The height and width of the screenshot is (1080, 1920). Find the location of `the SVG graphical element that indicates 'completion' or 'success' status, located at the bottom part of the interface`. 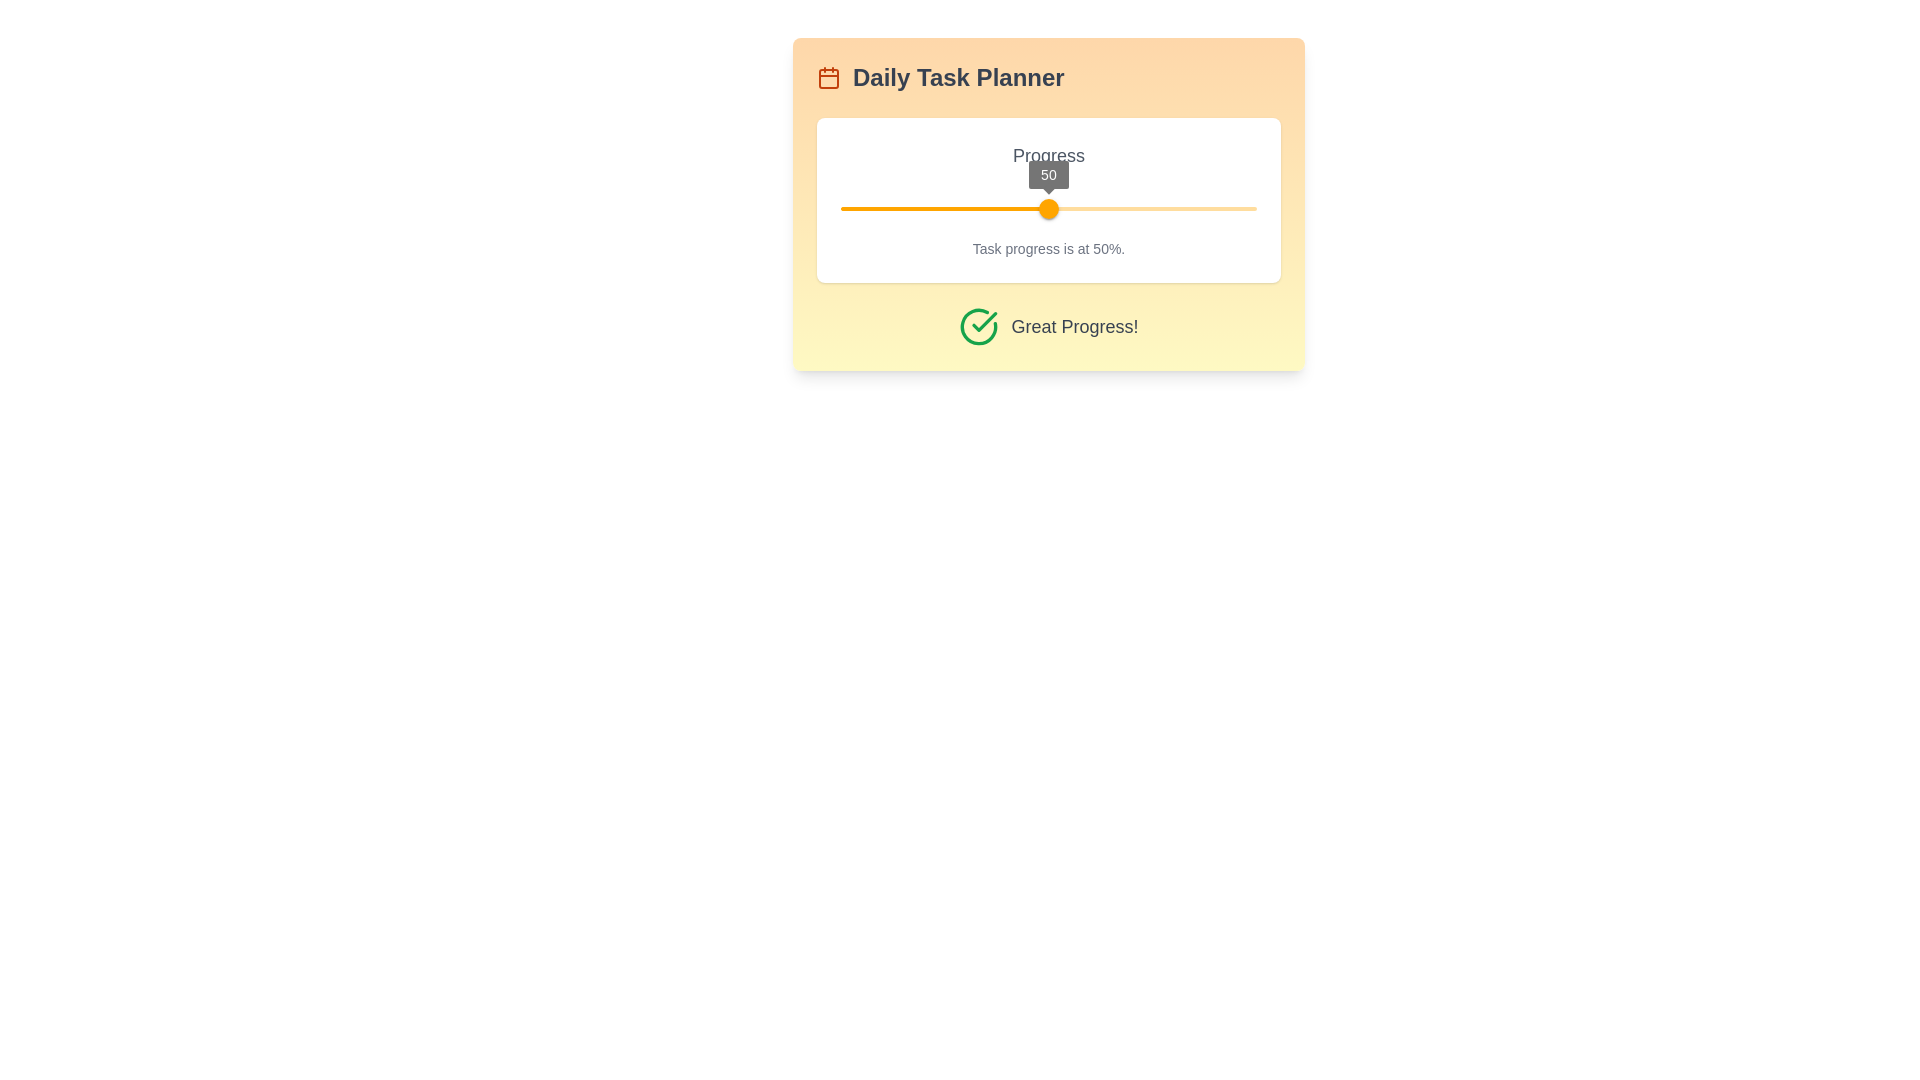

the SVG graphical element that indicates 'completion' or 'success' status, located at the bottom part of the interface is located at coordinates (979, 326).